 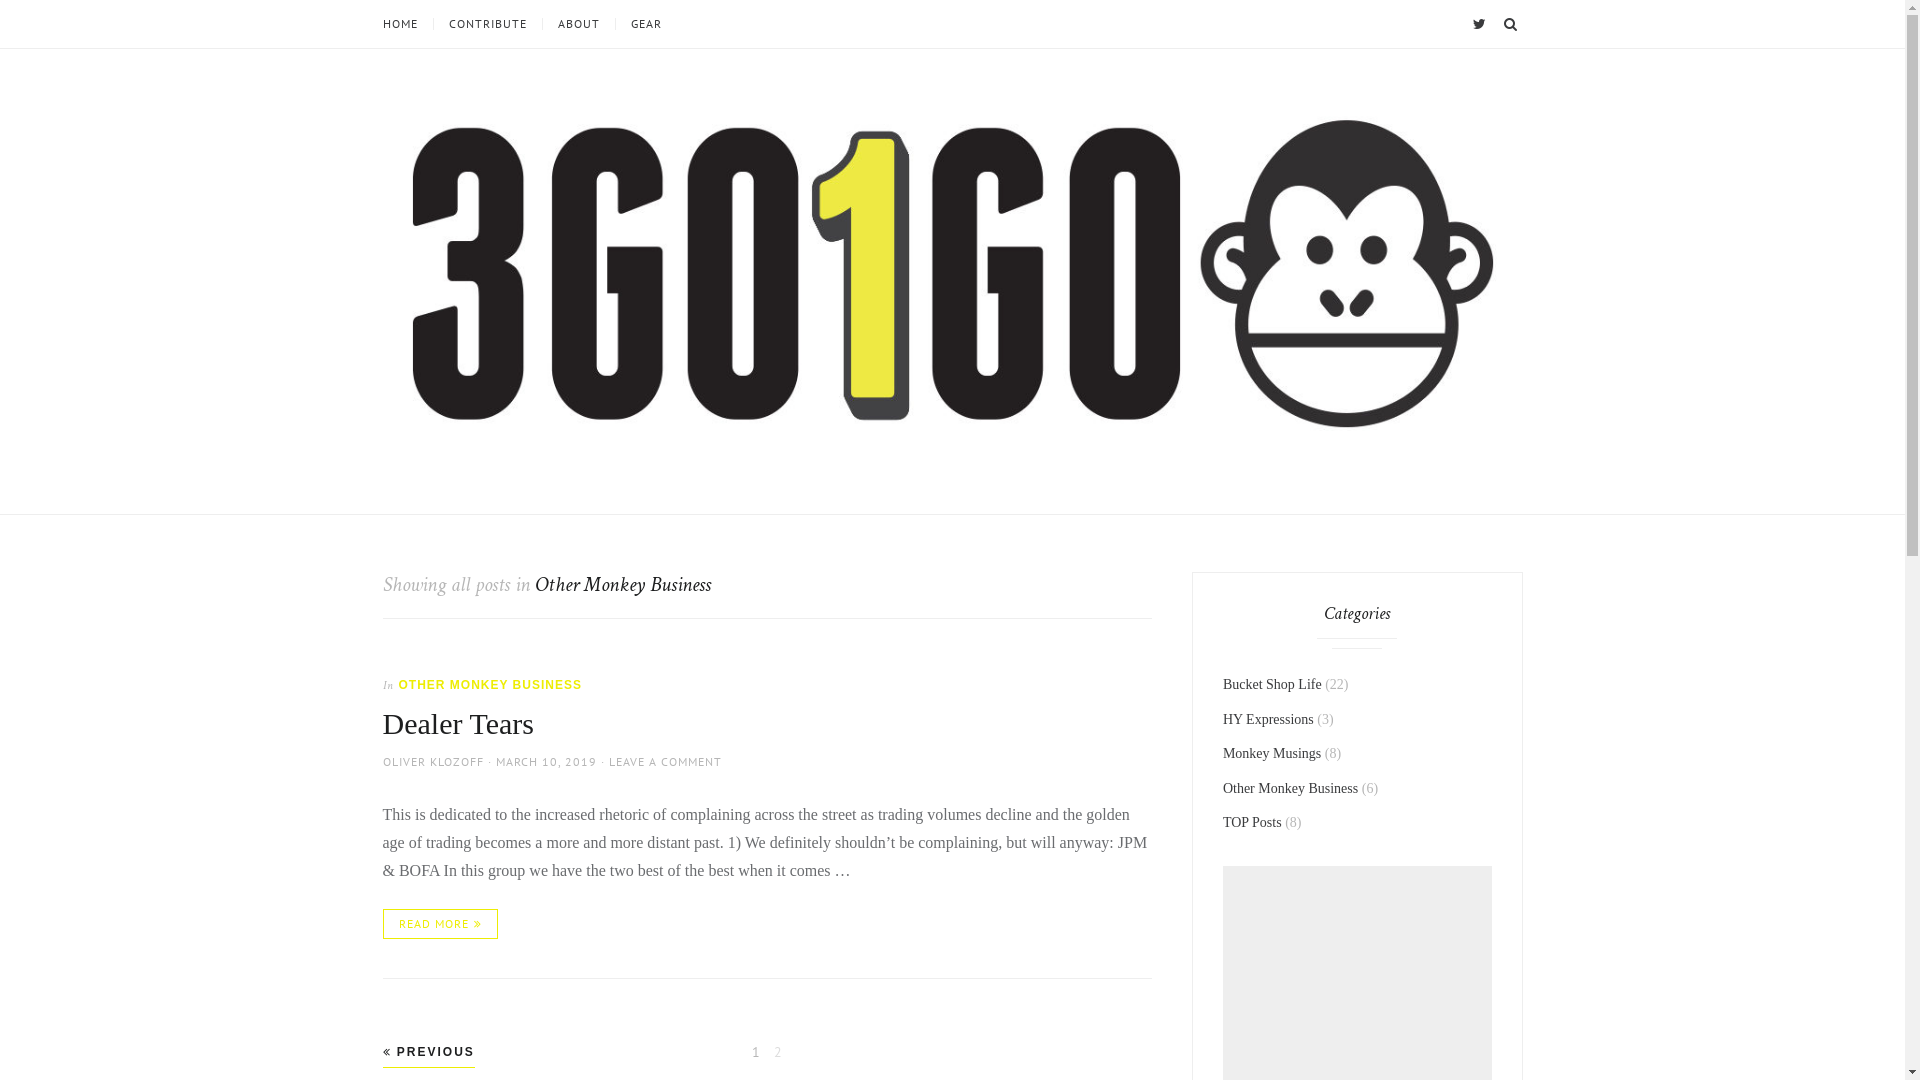 I want to click on 'ABOUT', so click(x=577, y=23).